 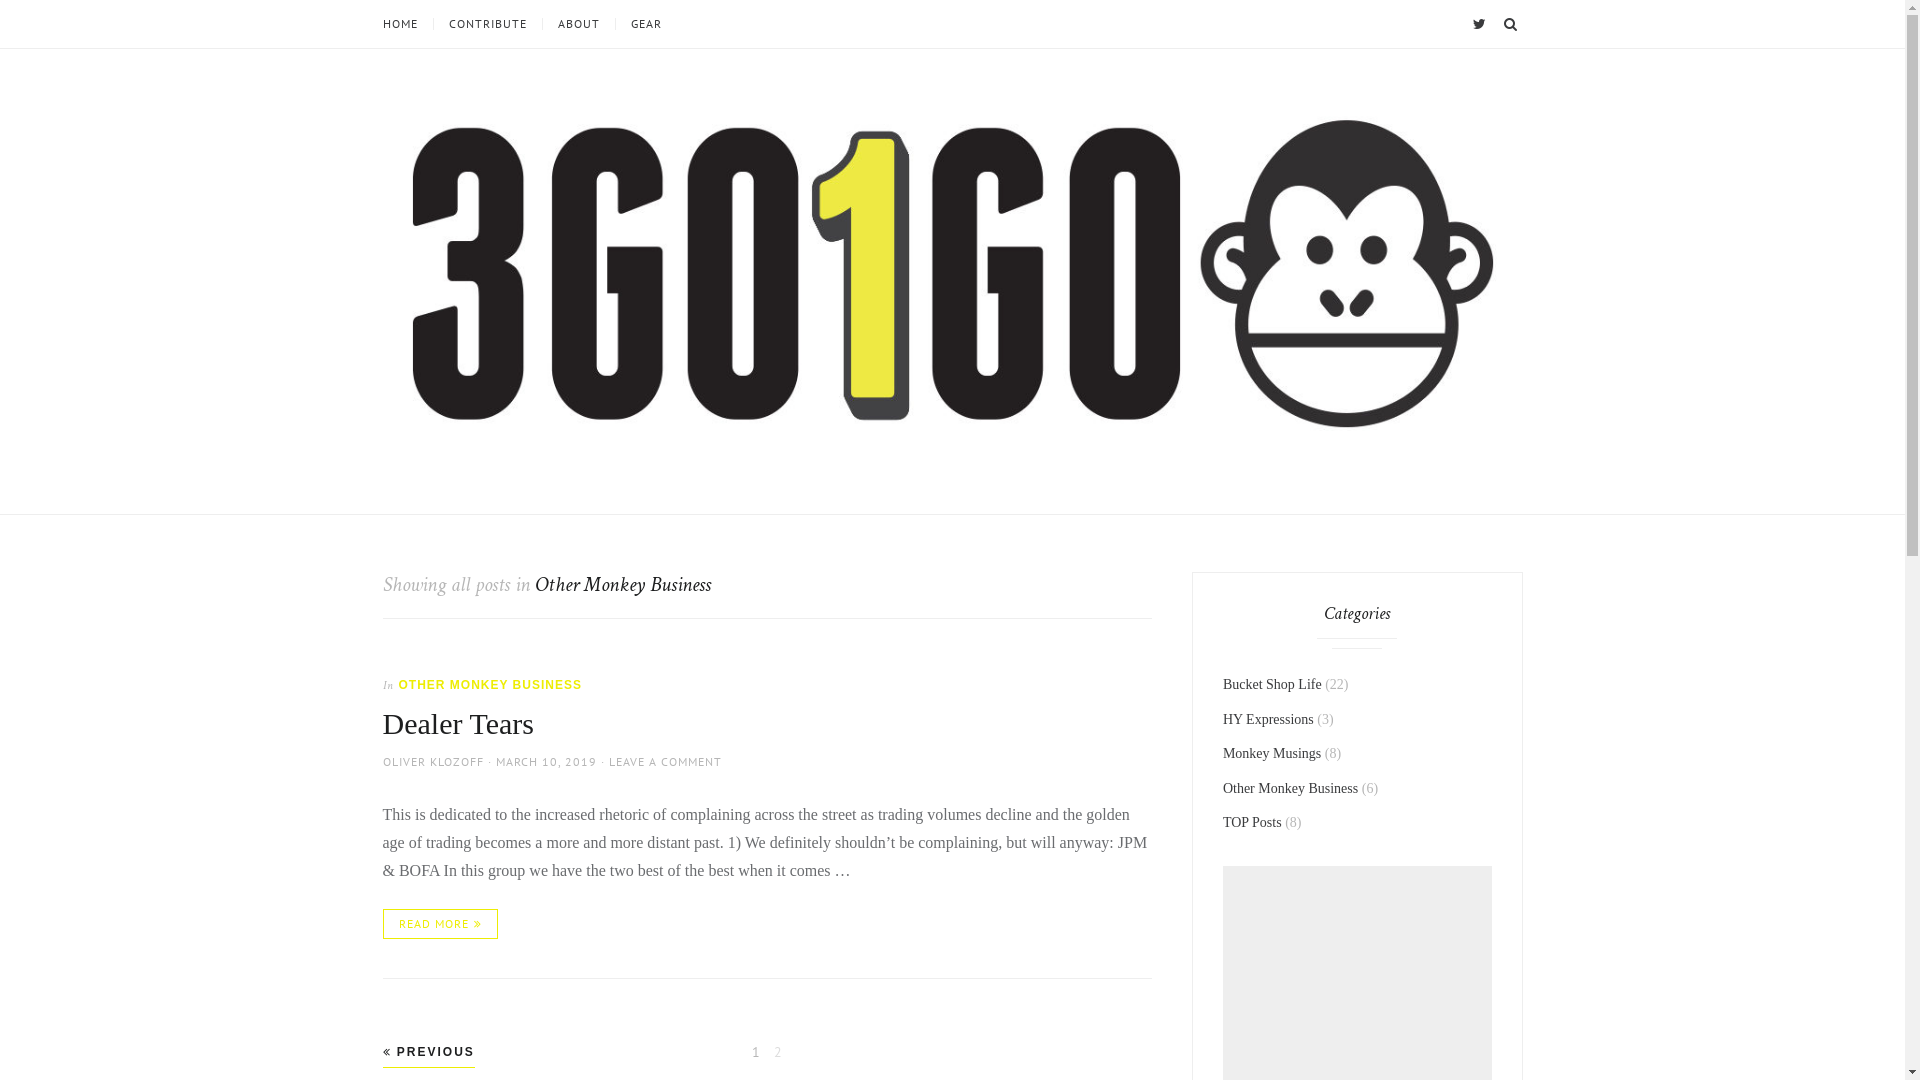 I want to click on 'ABOUT', so click(x=577, y=23).